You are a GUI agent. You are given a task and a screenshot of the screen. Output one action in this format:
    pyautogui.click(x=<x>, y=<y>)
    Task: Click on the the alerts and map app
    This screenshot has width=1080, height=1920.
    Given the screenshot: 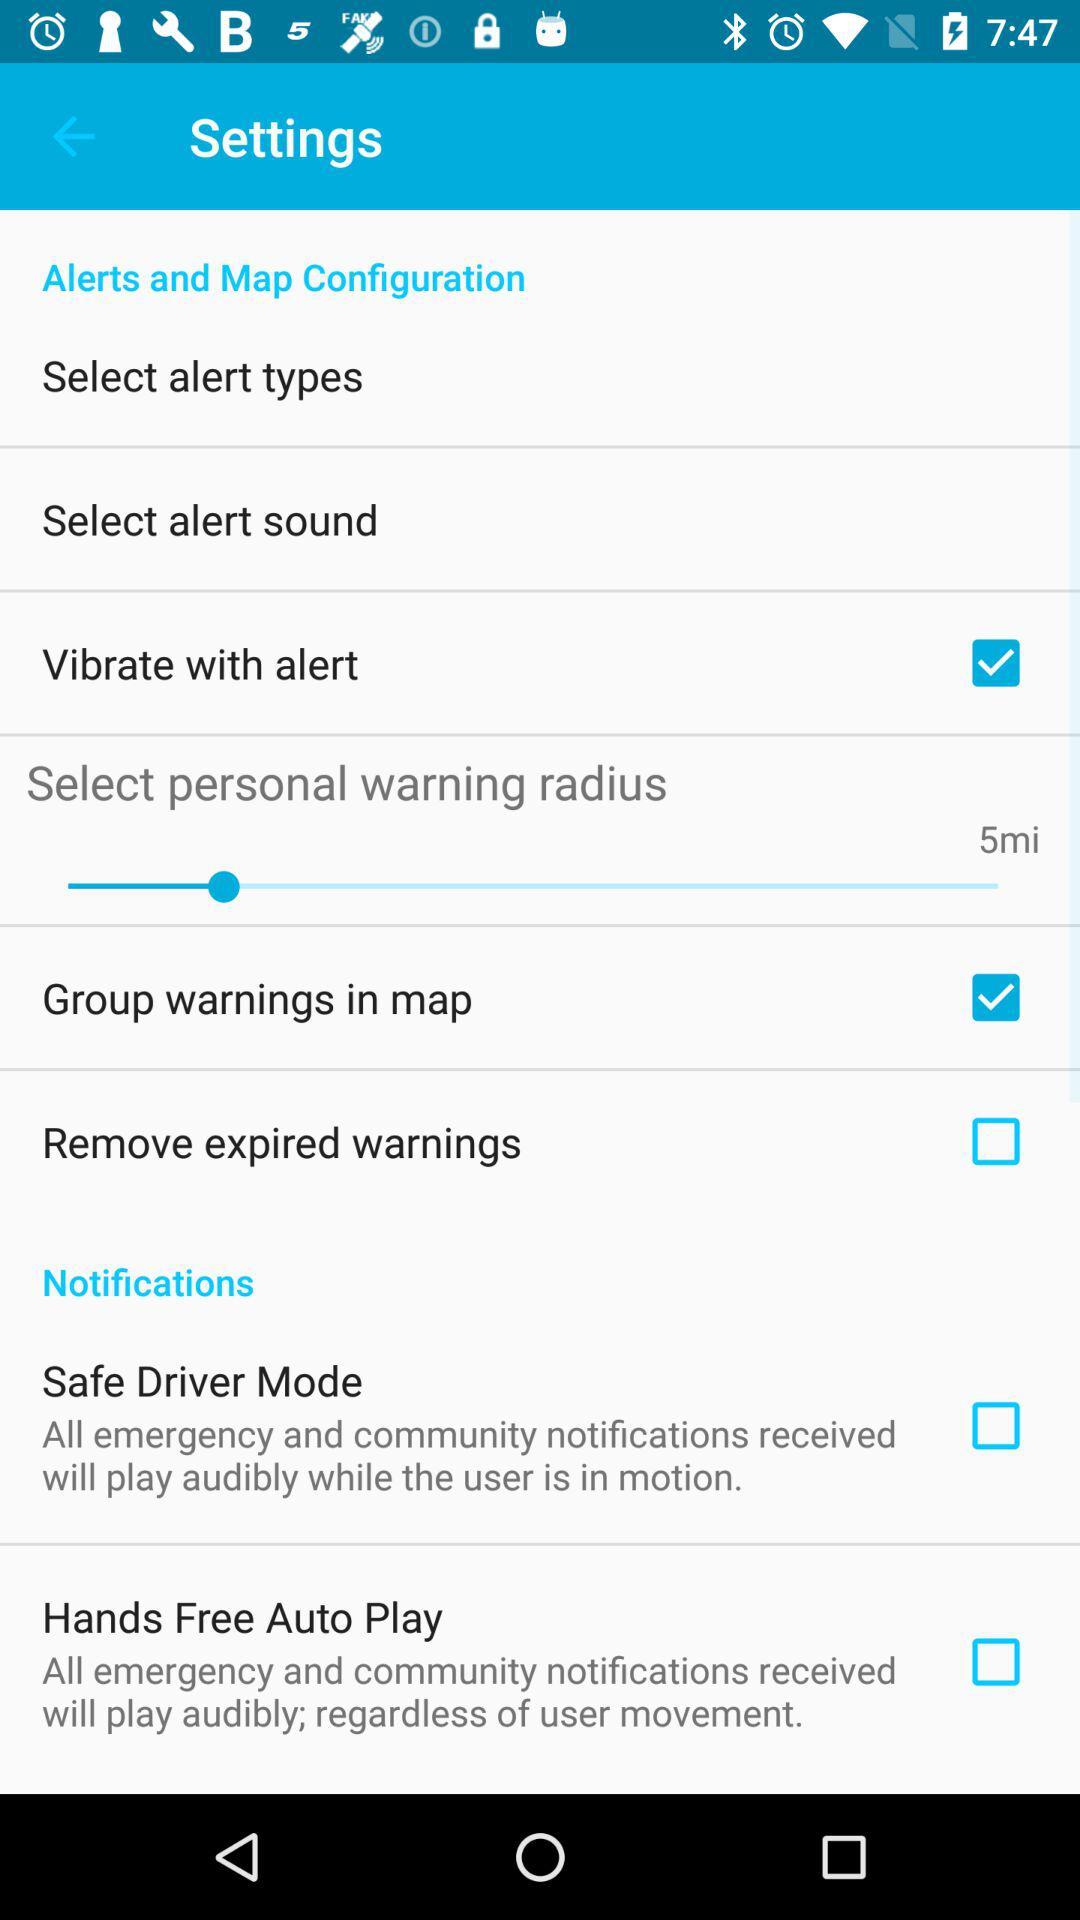 What is the action you would take?
    pyautogui.click(x=540, y=254)
    